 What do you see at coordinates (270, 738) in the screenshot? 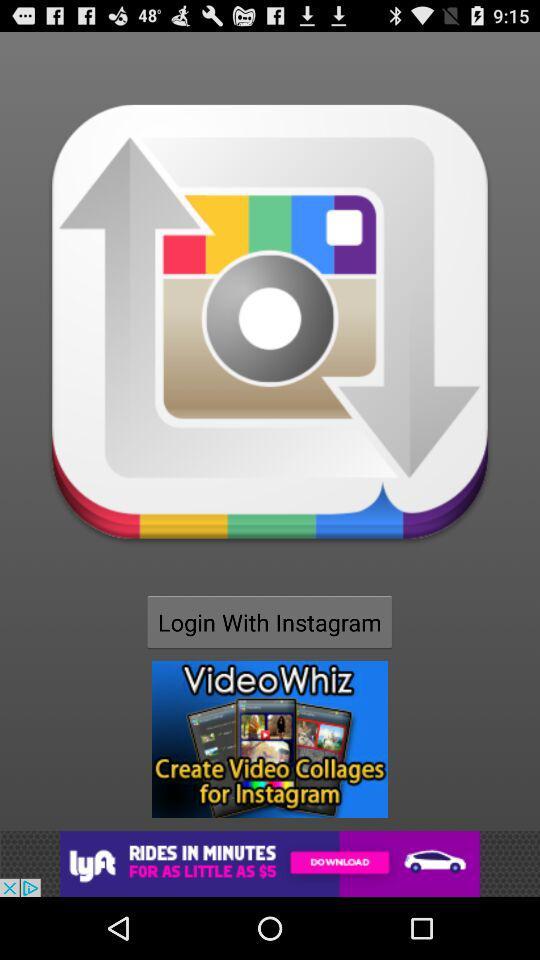
I see `advertisements image` at bounding box center [270, 738].